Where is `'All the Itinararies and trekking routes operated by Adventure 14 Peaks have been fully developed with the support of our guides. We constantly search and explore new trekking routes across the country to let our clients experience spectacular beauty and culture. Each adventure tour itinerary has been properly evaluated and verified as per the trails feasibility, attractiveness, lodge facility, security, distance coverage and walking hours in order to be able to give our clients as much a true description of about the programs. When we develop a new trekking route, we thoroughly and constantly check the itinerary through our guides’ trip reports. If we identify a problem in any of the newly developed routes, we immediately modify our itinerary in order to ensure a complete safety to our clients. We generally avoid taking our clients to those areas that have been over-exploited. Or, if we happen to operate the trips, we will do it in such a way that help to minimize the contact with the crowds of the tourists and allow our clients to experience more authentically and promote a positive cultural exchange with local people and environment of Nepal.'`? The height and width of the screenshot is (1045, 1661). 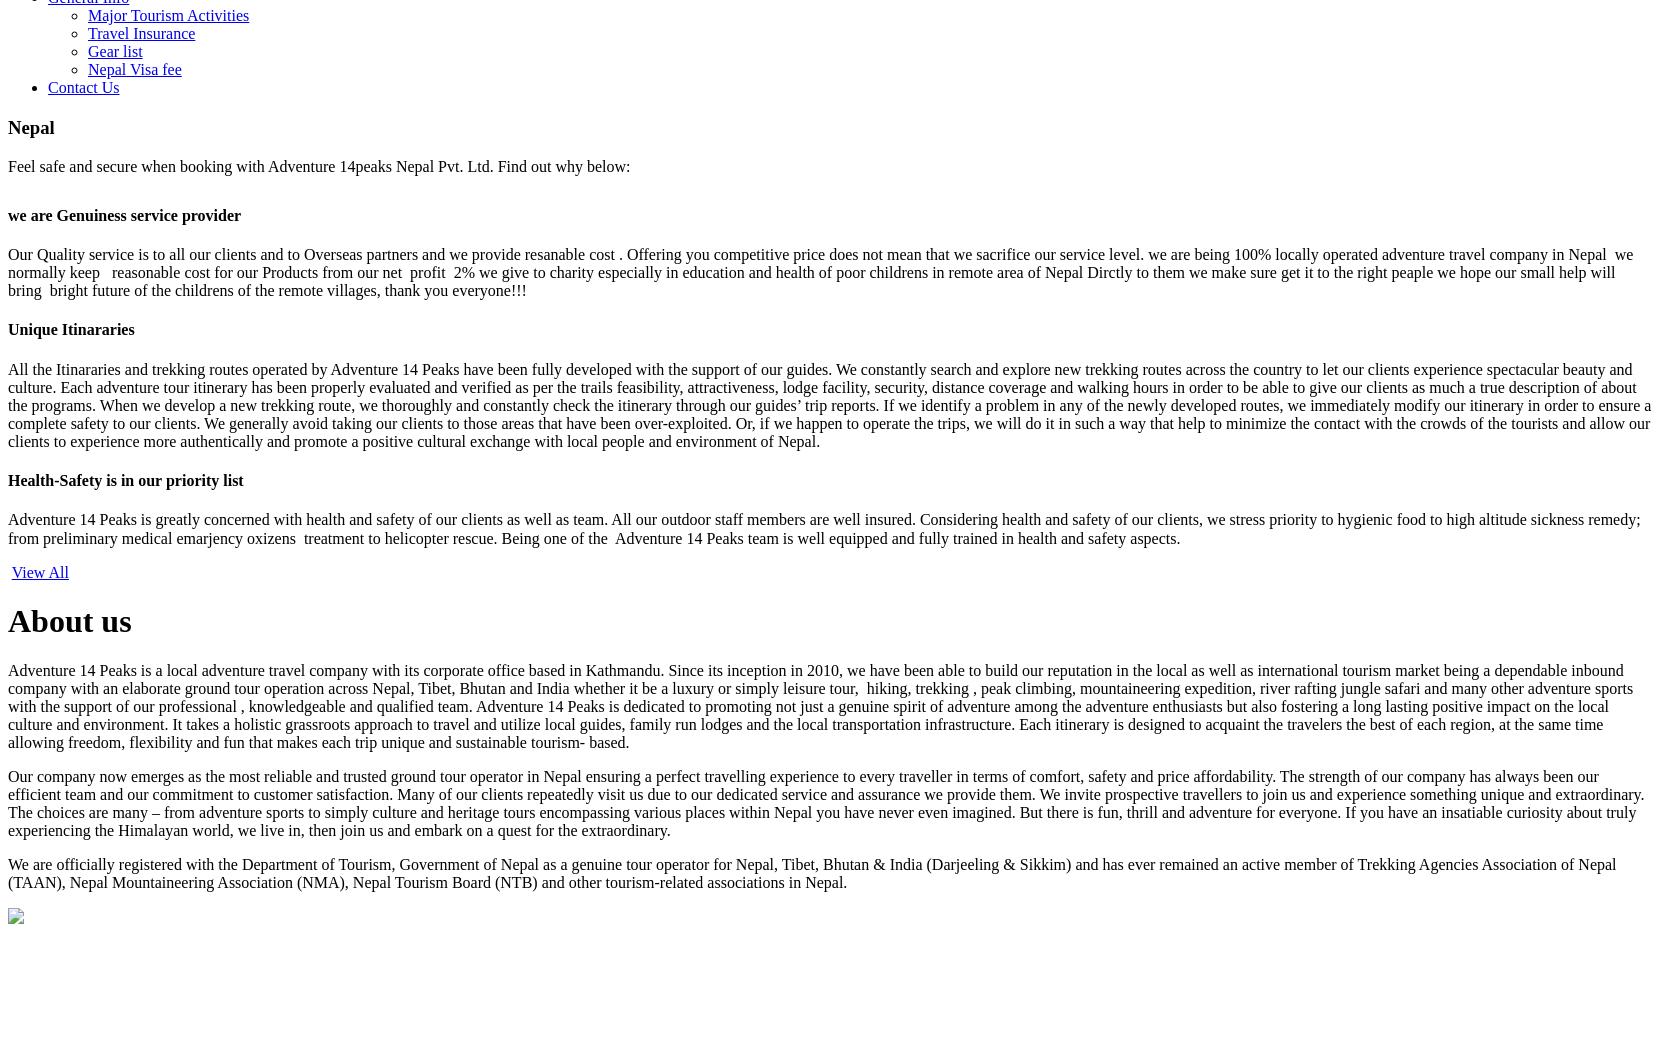
'All the Itinararies and trekking routes operated by Adventure 14 Peaks have been fully developed with the support of our guides. We constantly search and explore new trekking routes across the country to let our clients experience spectacular beauty and culture. Each adventure tour itinerary has been properly evaluated and verified as per the trails feasibility, attractiveness, lodge facility, security, distance coverage and walking hours in order to be able to give our clients as much a true description of about the programs. When we develop a new trekking route, we thoroughly and constantly check the itinerary through our guides’ trip reports. If we identify a problem in any of the newly developed routes, we immediately modify our itinerary in order to ensure a complete safety to our clients. We generally avoid taking our clients to those areas that have been over-exploited. Or, if we happen to operate the trips, we will do it in such a way that help to minimize the contact with the crowds of the tourists and allow our clients to experience more authentically and promote a positive cultural exchange with local people and environment of Nepal.' is located at coordinates (828, 403).